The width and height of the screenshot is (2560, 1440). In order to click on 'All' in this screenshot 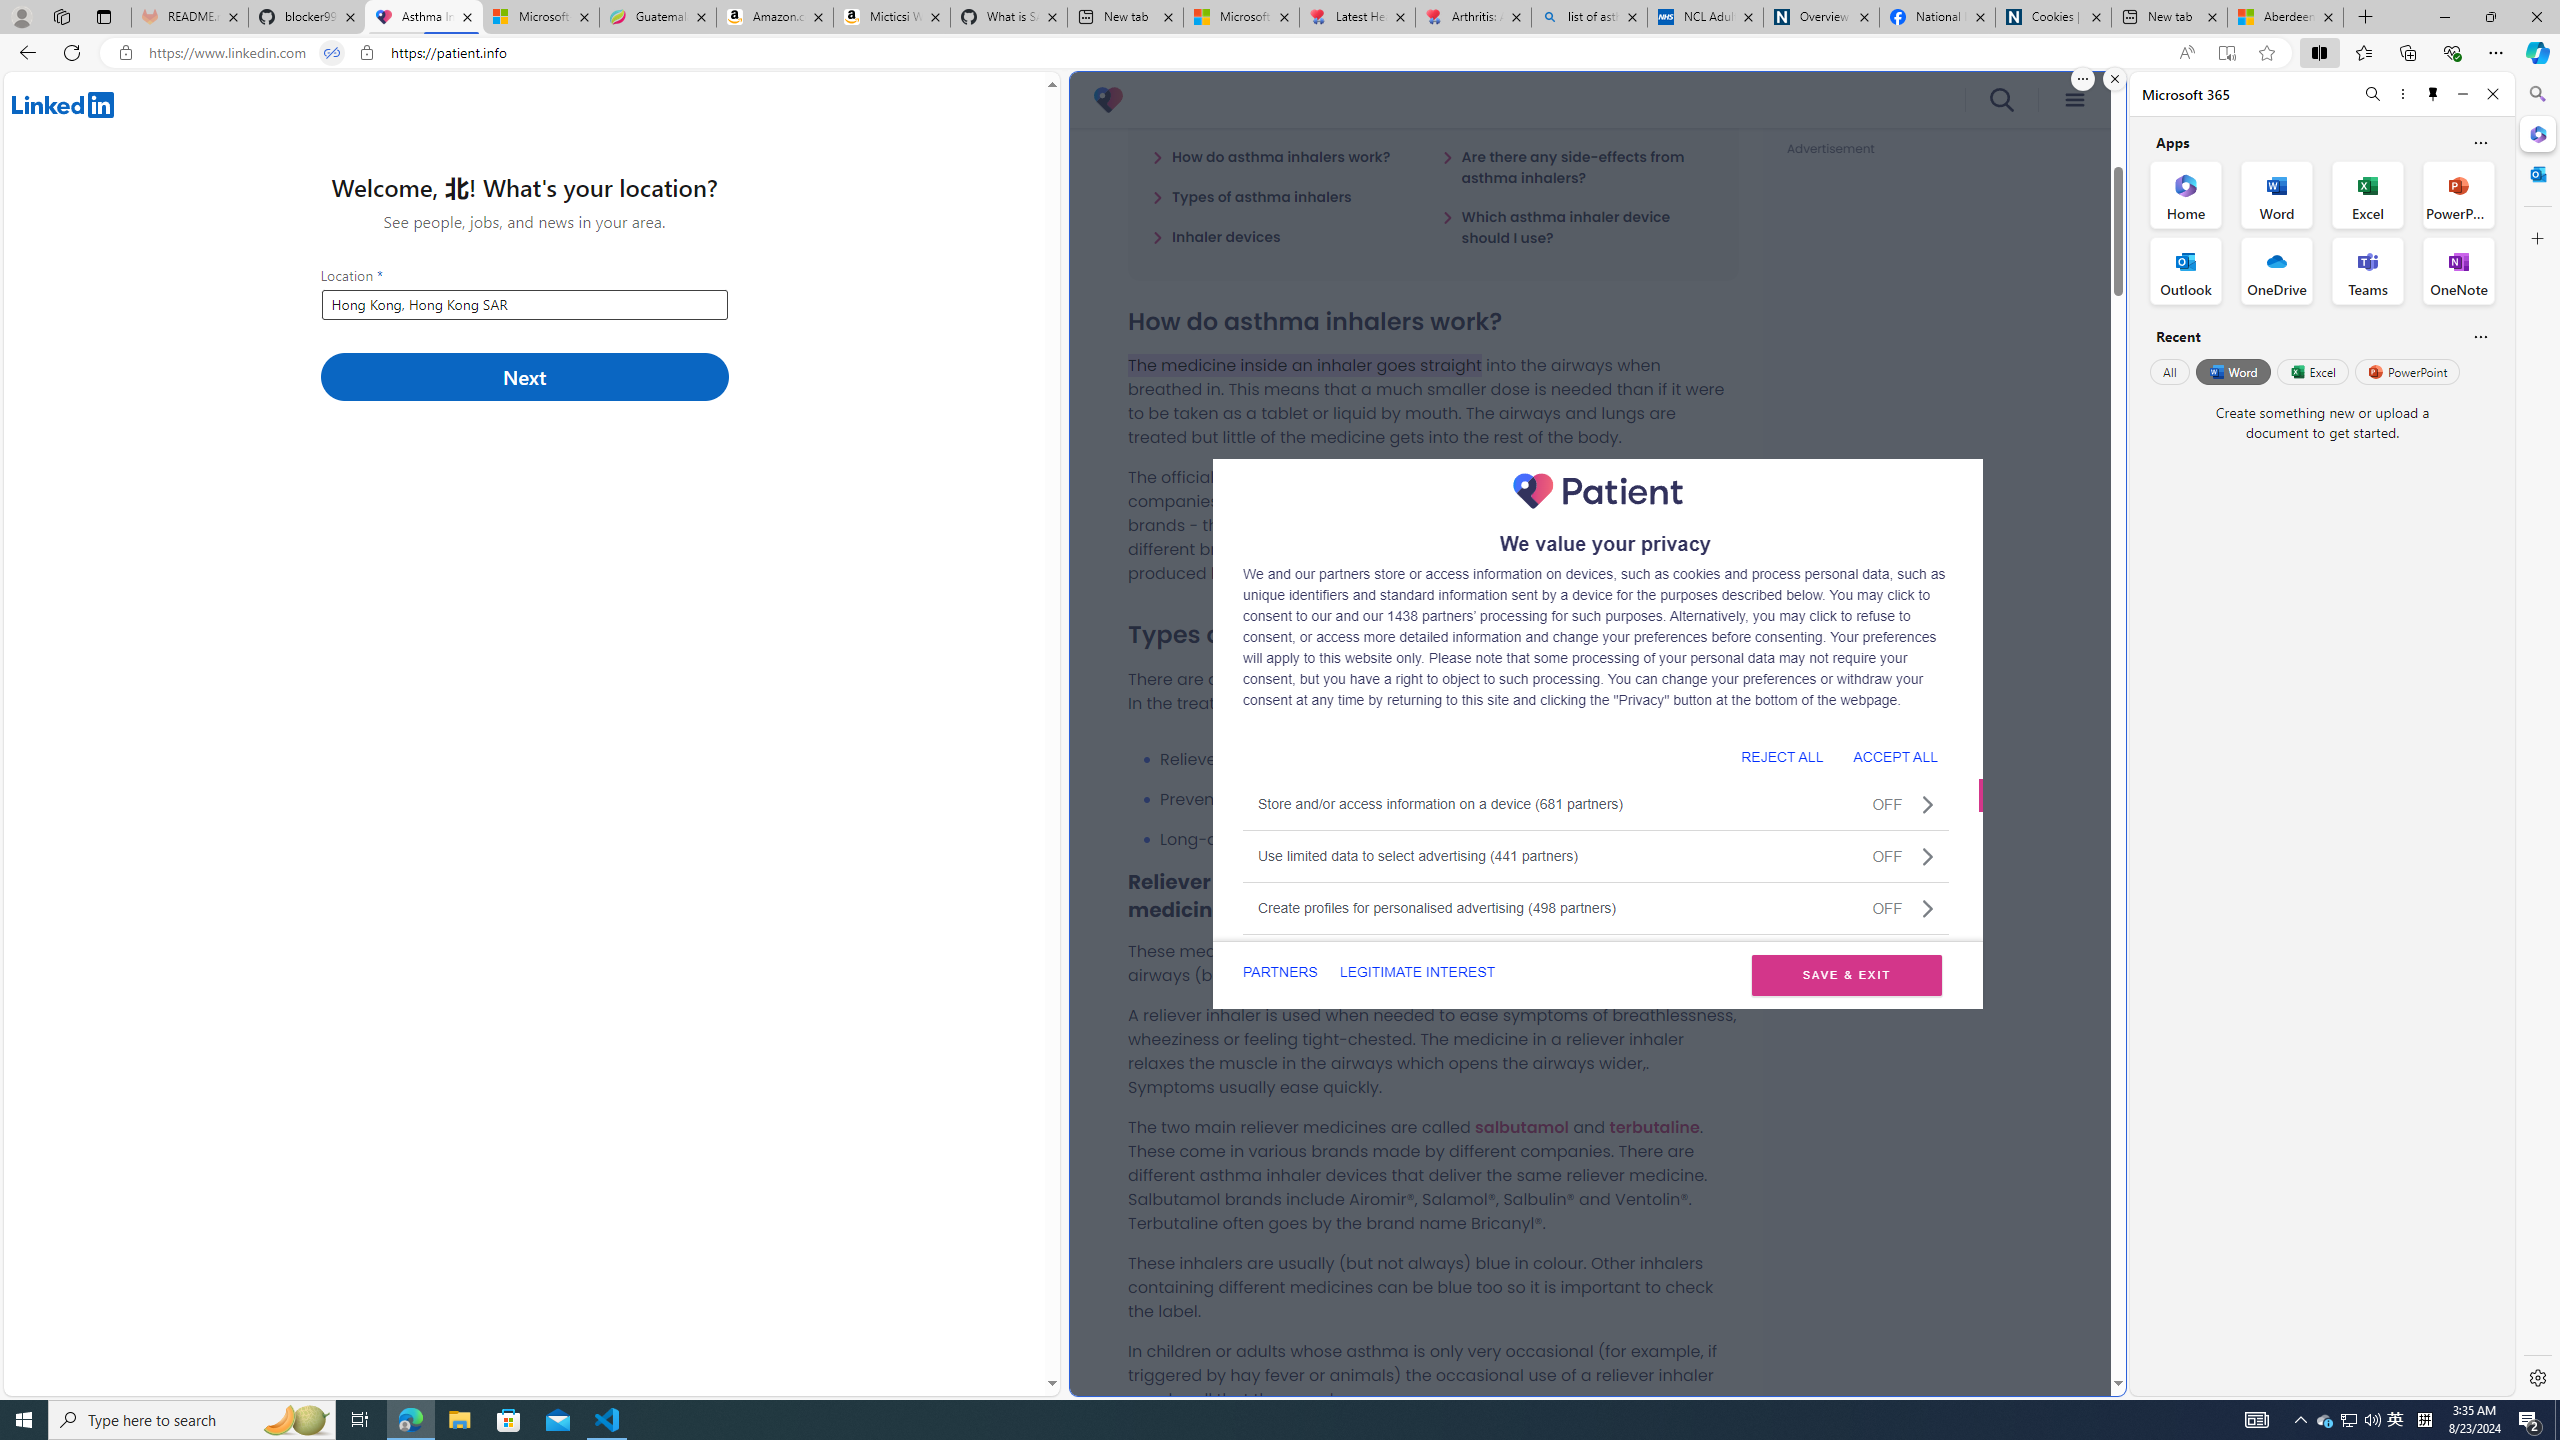, I will do `click(2168, 371)`.